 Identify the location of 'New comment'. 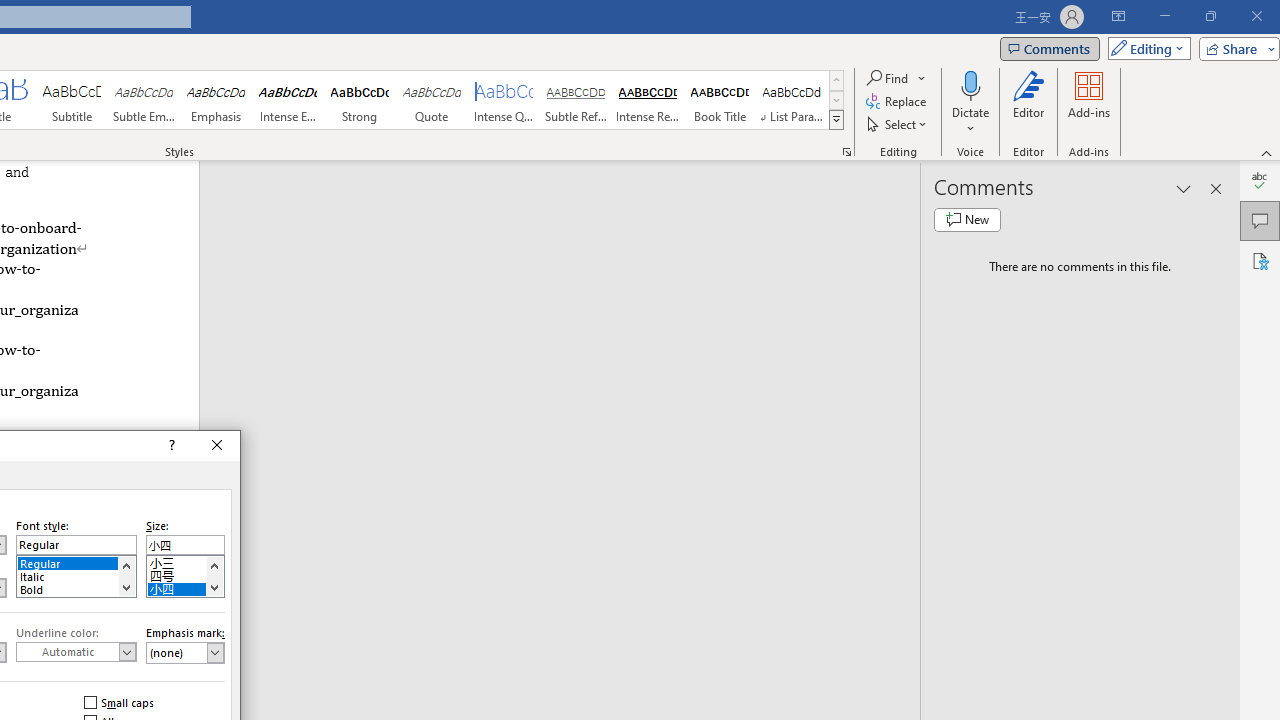
(967, 219).